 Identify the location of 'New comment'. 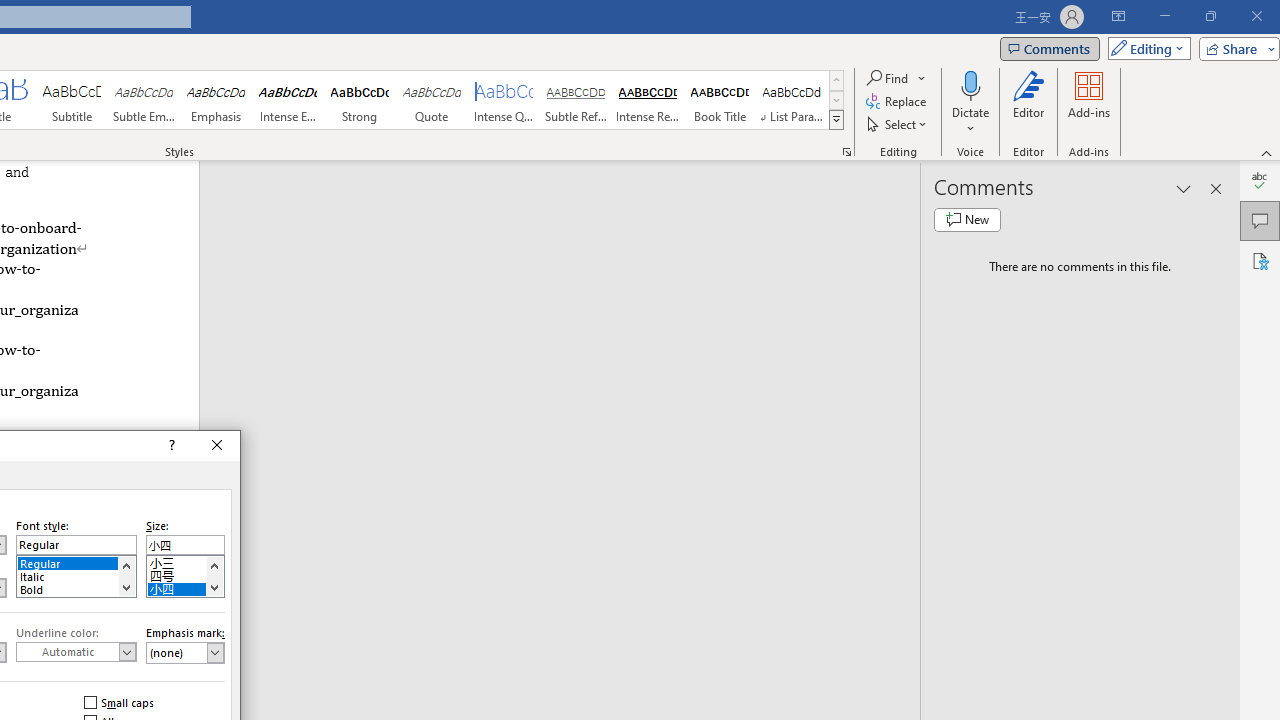
(967, 219).